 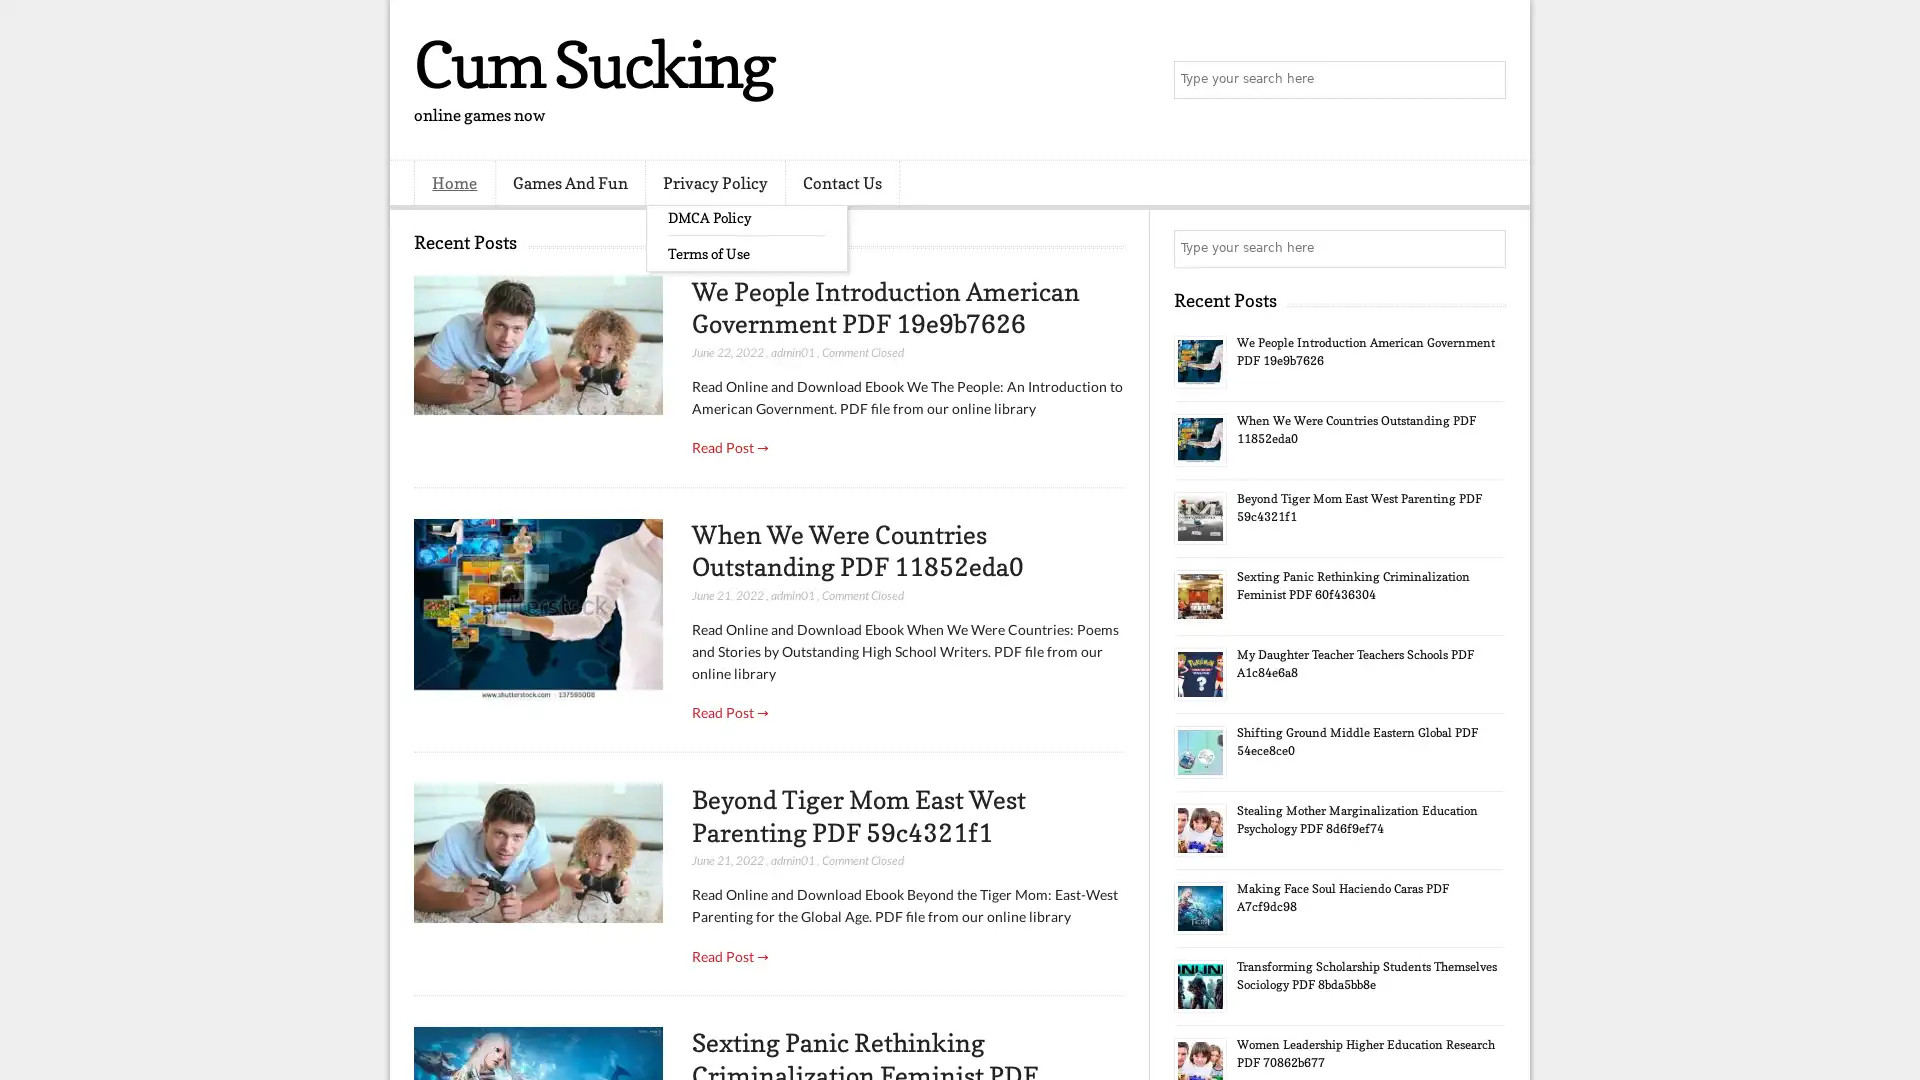 I want to click on Search, so click(x=1485, y=80).